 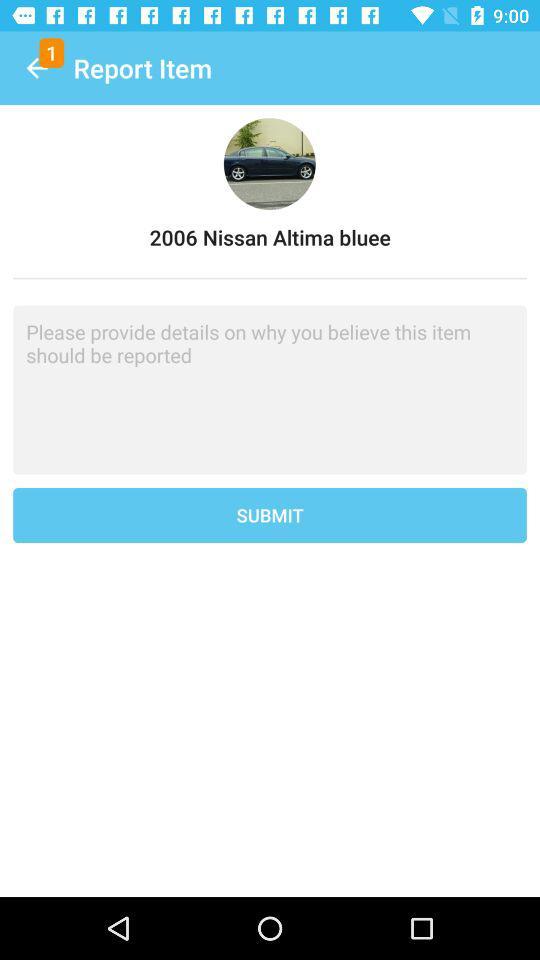 What do you see at coordinates (36, 68) in the screenshot?
I see `the icon next to report item icon` at bounding box center [36, 68].